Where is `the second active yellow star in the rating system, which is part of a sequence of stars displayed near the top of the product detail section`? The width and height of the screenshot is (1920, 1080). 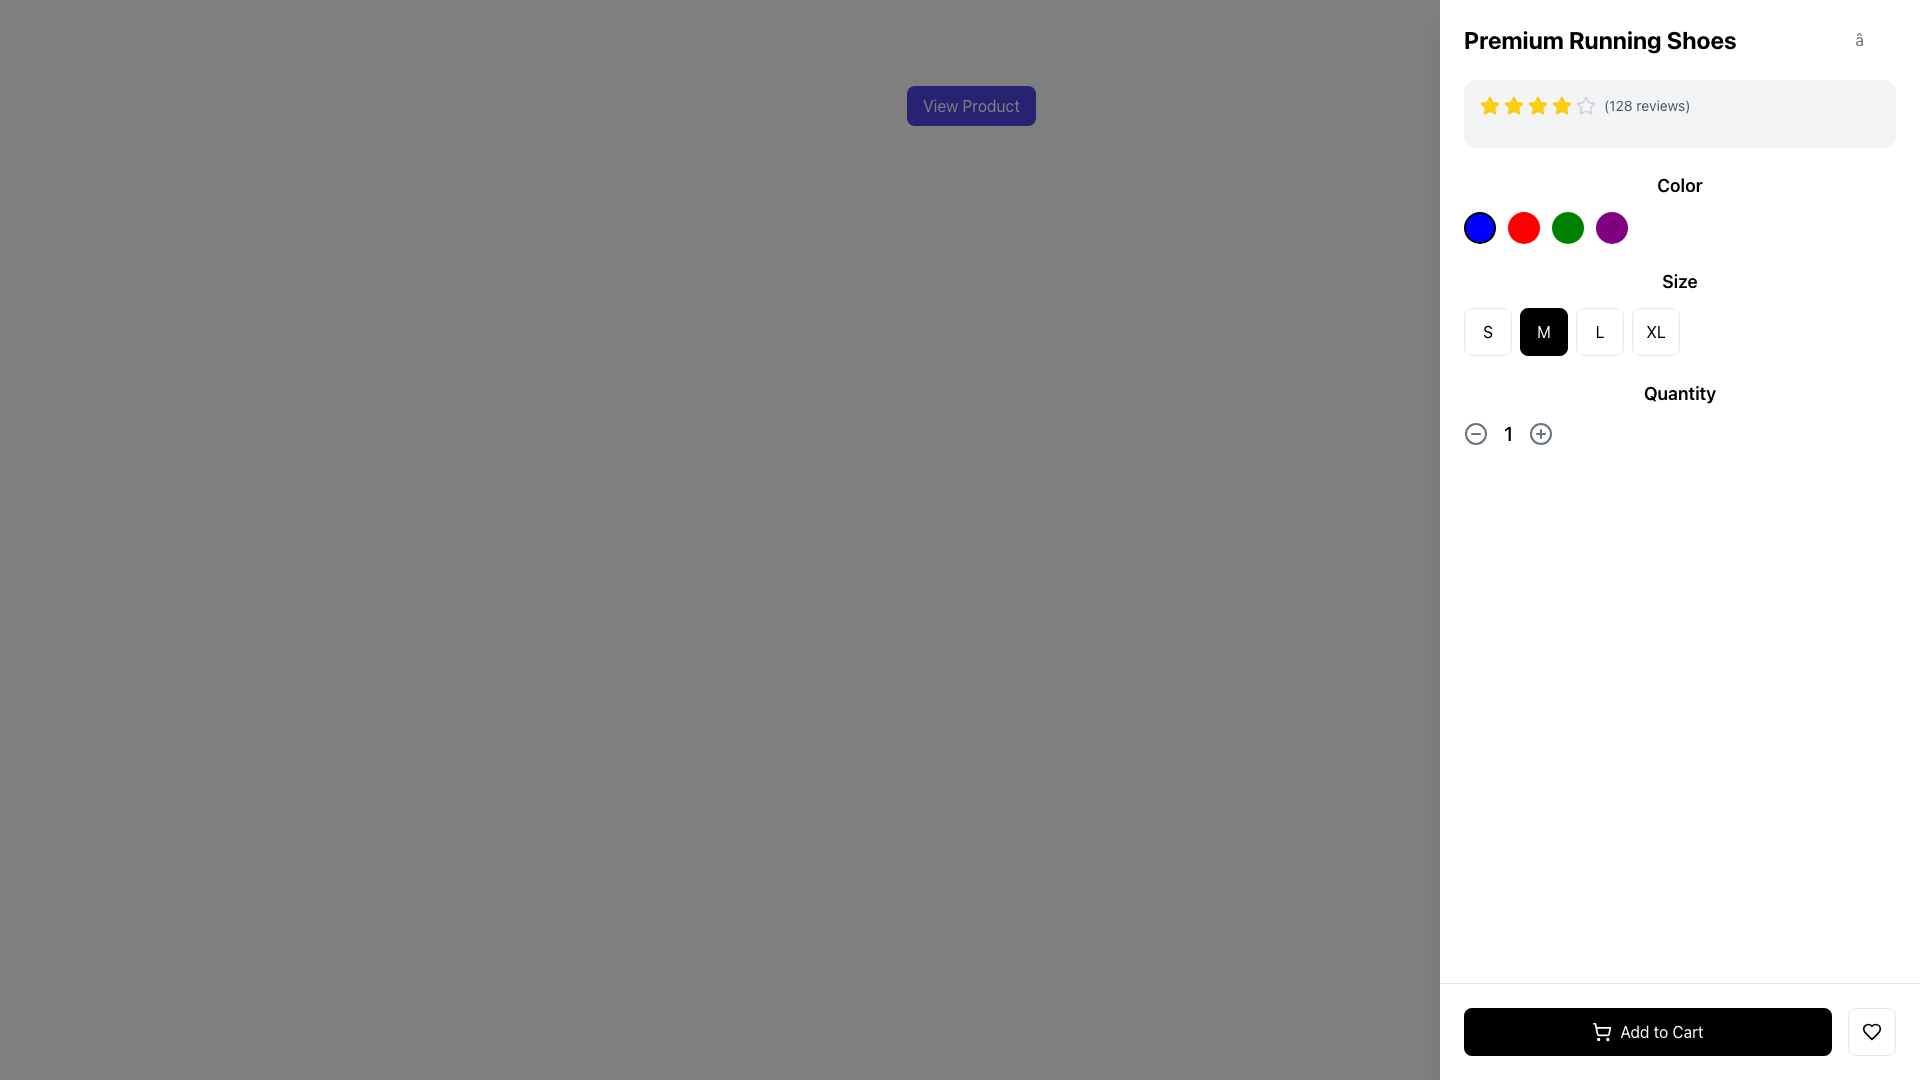 the second active yellow star in the rating system, which is part of a sequence of stars displayed near the top of the product detail section is located at coordinates (1513, 105).